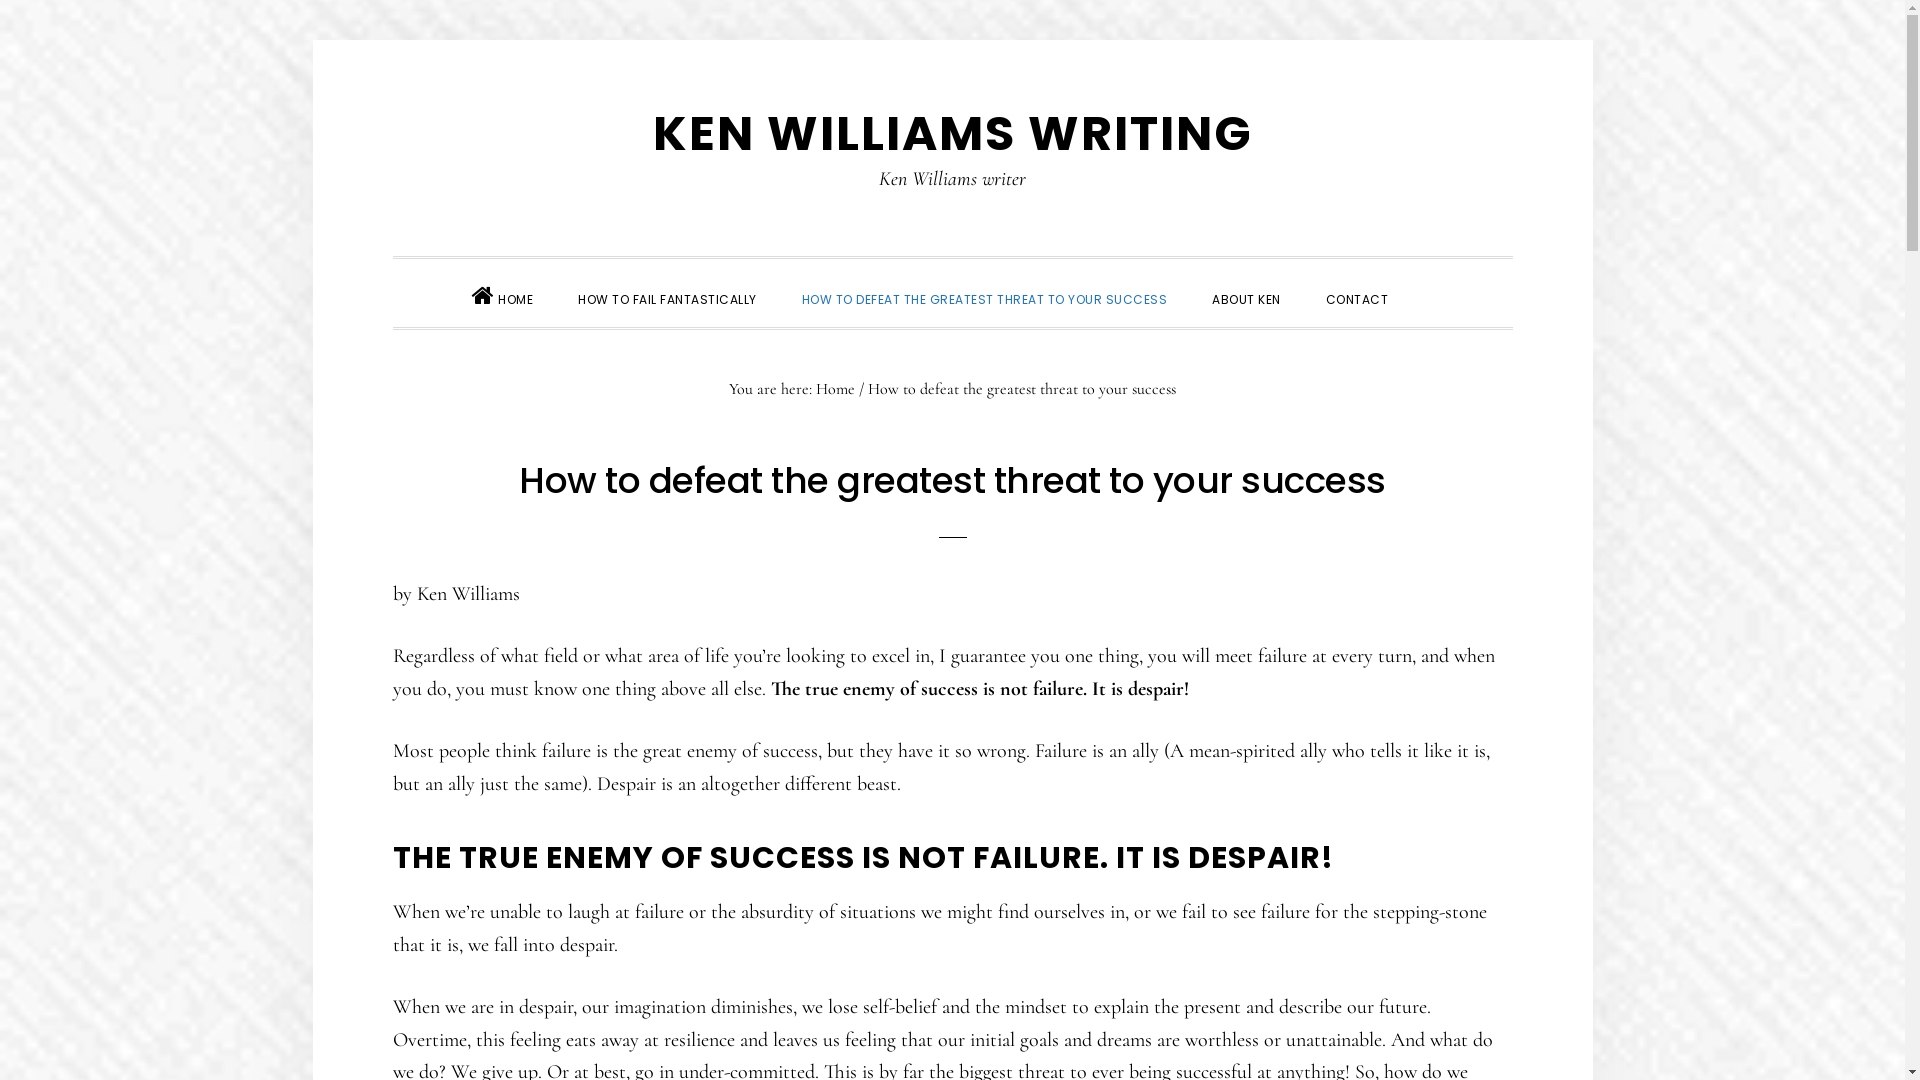  I want to click on 'ABOUT KEN', so click(1245, 297).